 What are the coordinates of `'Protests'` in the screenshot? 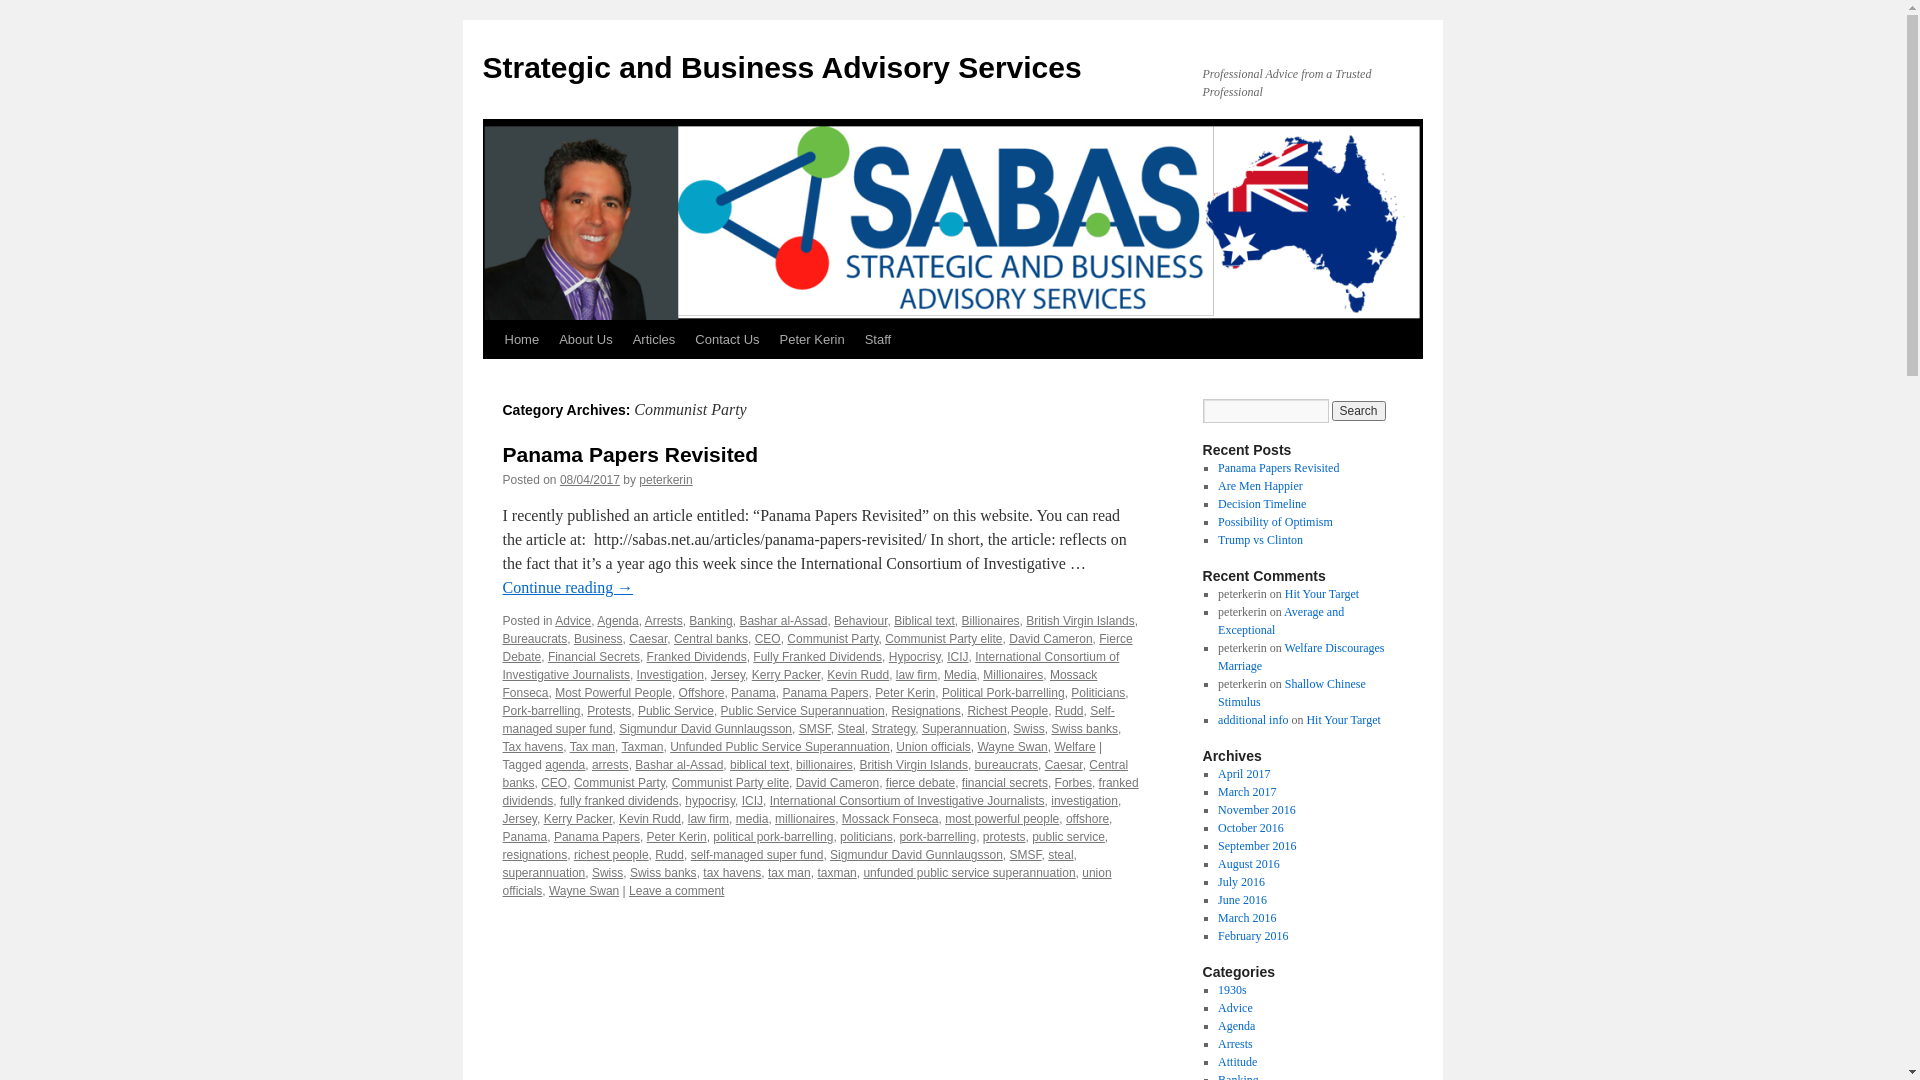 It's located at (608, 709).